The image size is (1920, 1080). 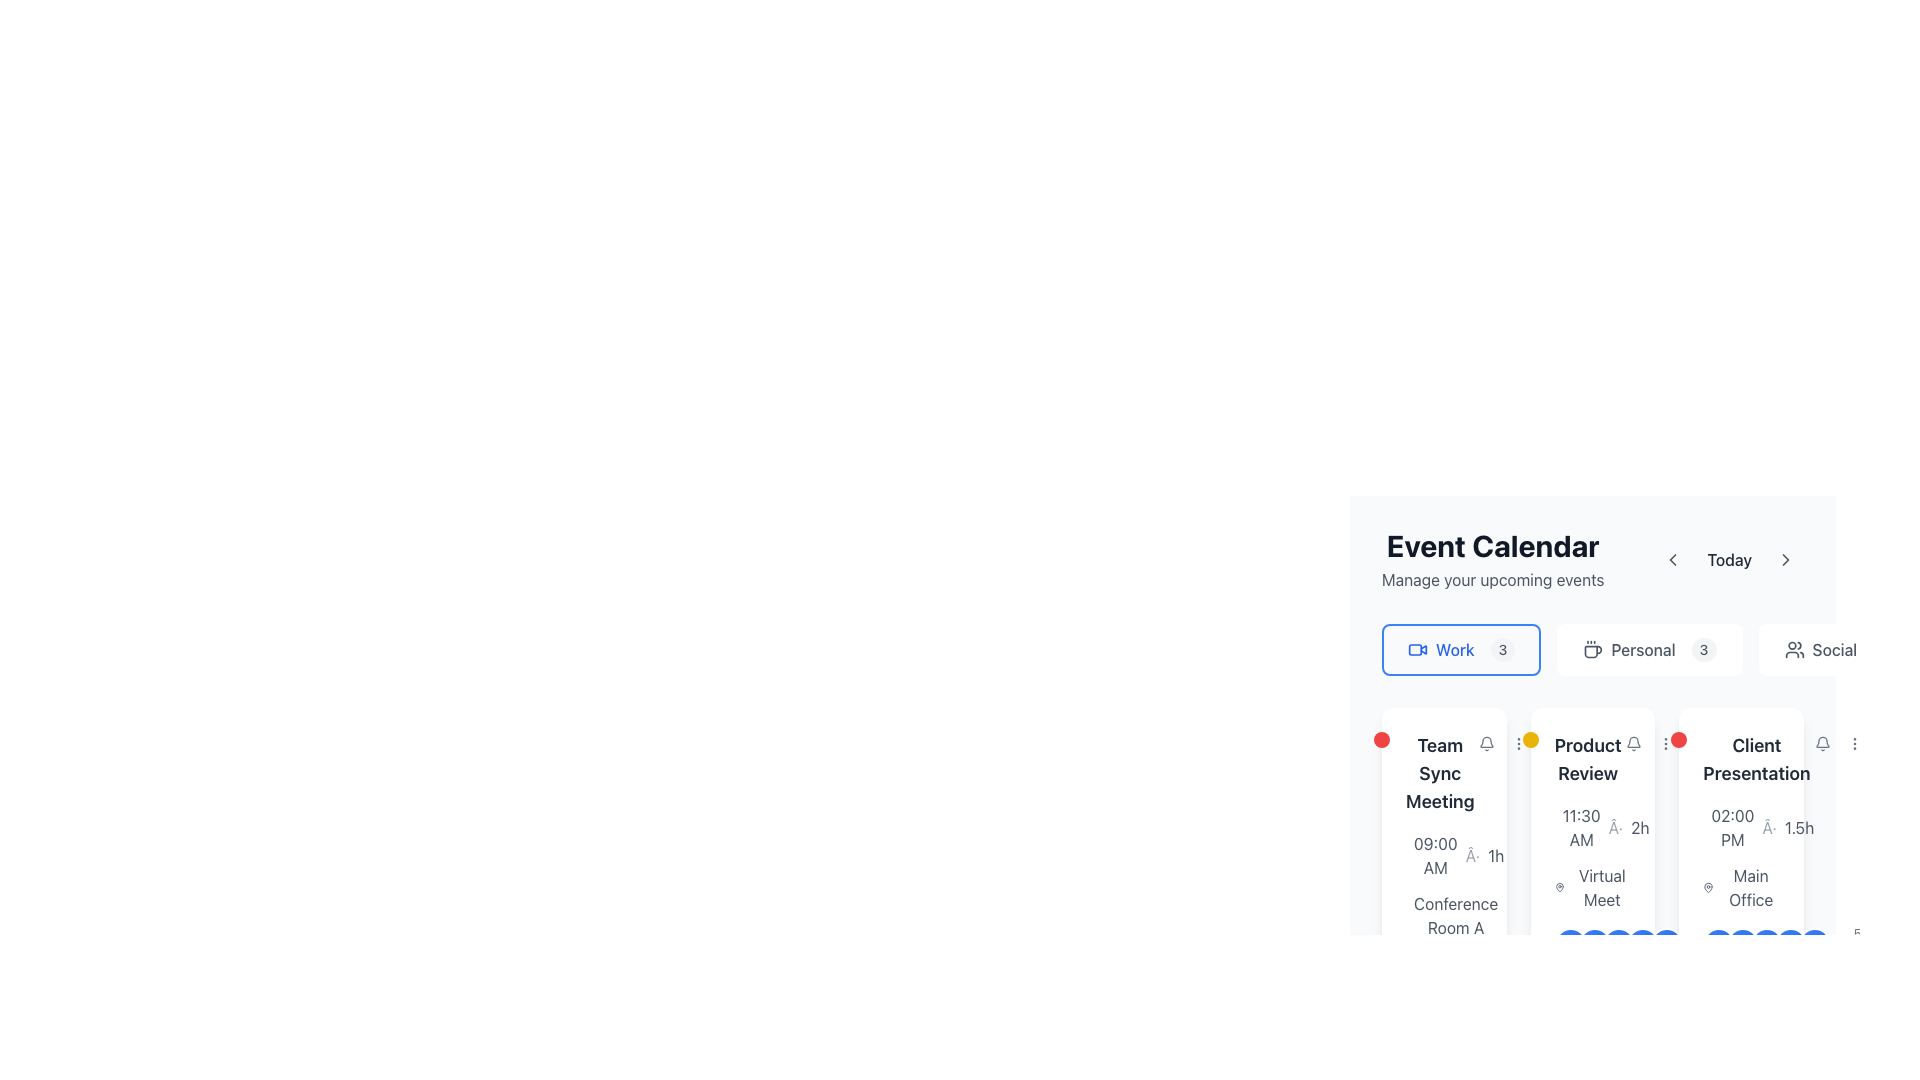 I want to click on the map pin icon located to the left of the 'Main Office' text in the 'Client Presentation' event details within the 'Event Calendar' interface panel, so click(x=1707, y=886).